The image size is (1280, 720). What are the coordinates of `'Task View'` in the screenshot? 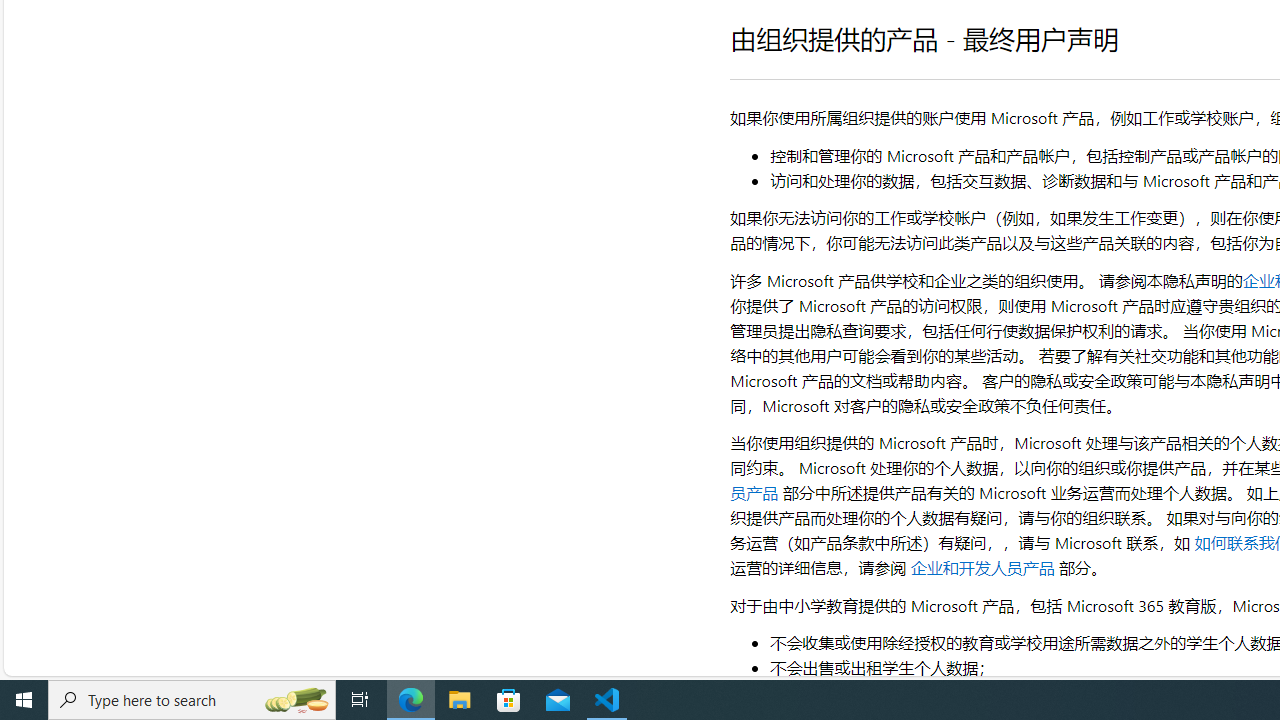 It's located at (359, 698).